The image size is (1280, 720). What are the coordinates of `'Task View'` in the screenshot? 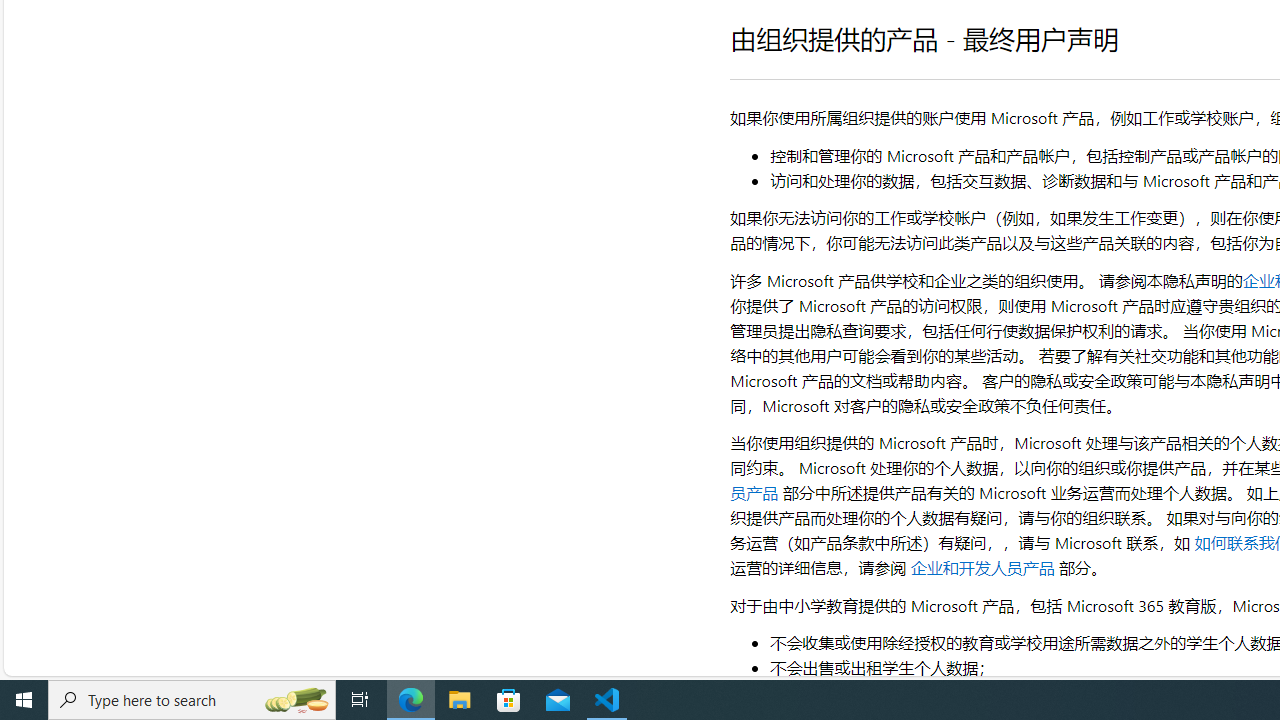 It's located at (359, 698).